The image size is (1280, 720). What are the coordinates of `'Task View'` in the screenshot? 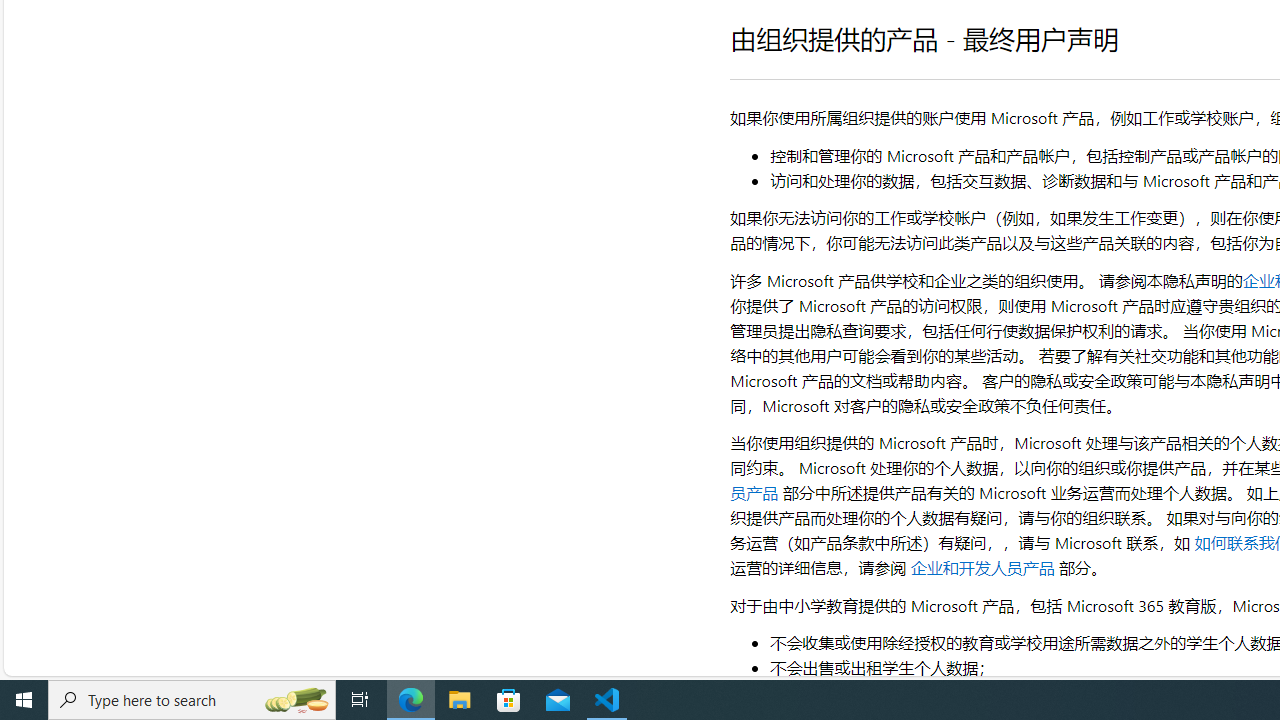 It's located at (359, 698).